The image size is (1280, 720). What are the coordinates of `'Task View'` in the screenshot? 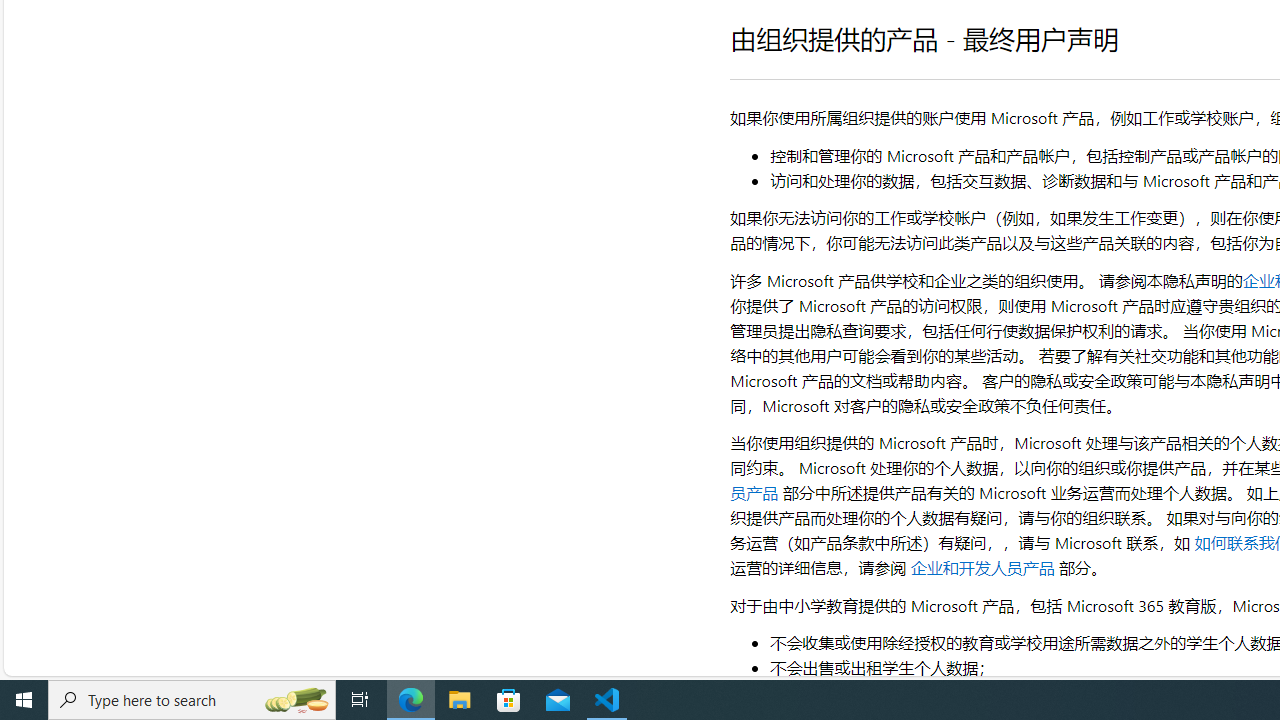 It's located at (359, 698).